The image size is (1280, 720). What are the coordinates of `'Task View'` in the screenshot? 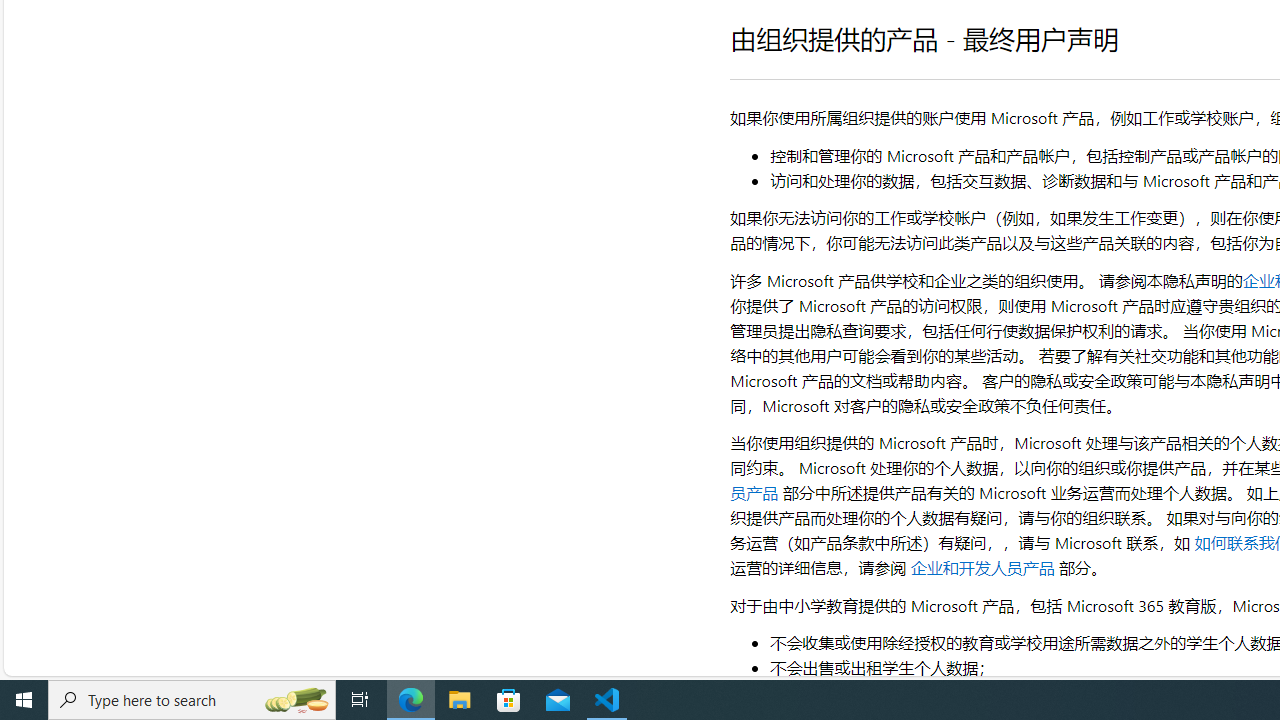 It's located at (359, 698).